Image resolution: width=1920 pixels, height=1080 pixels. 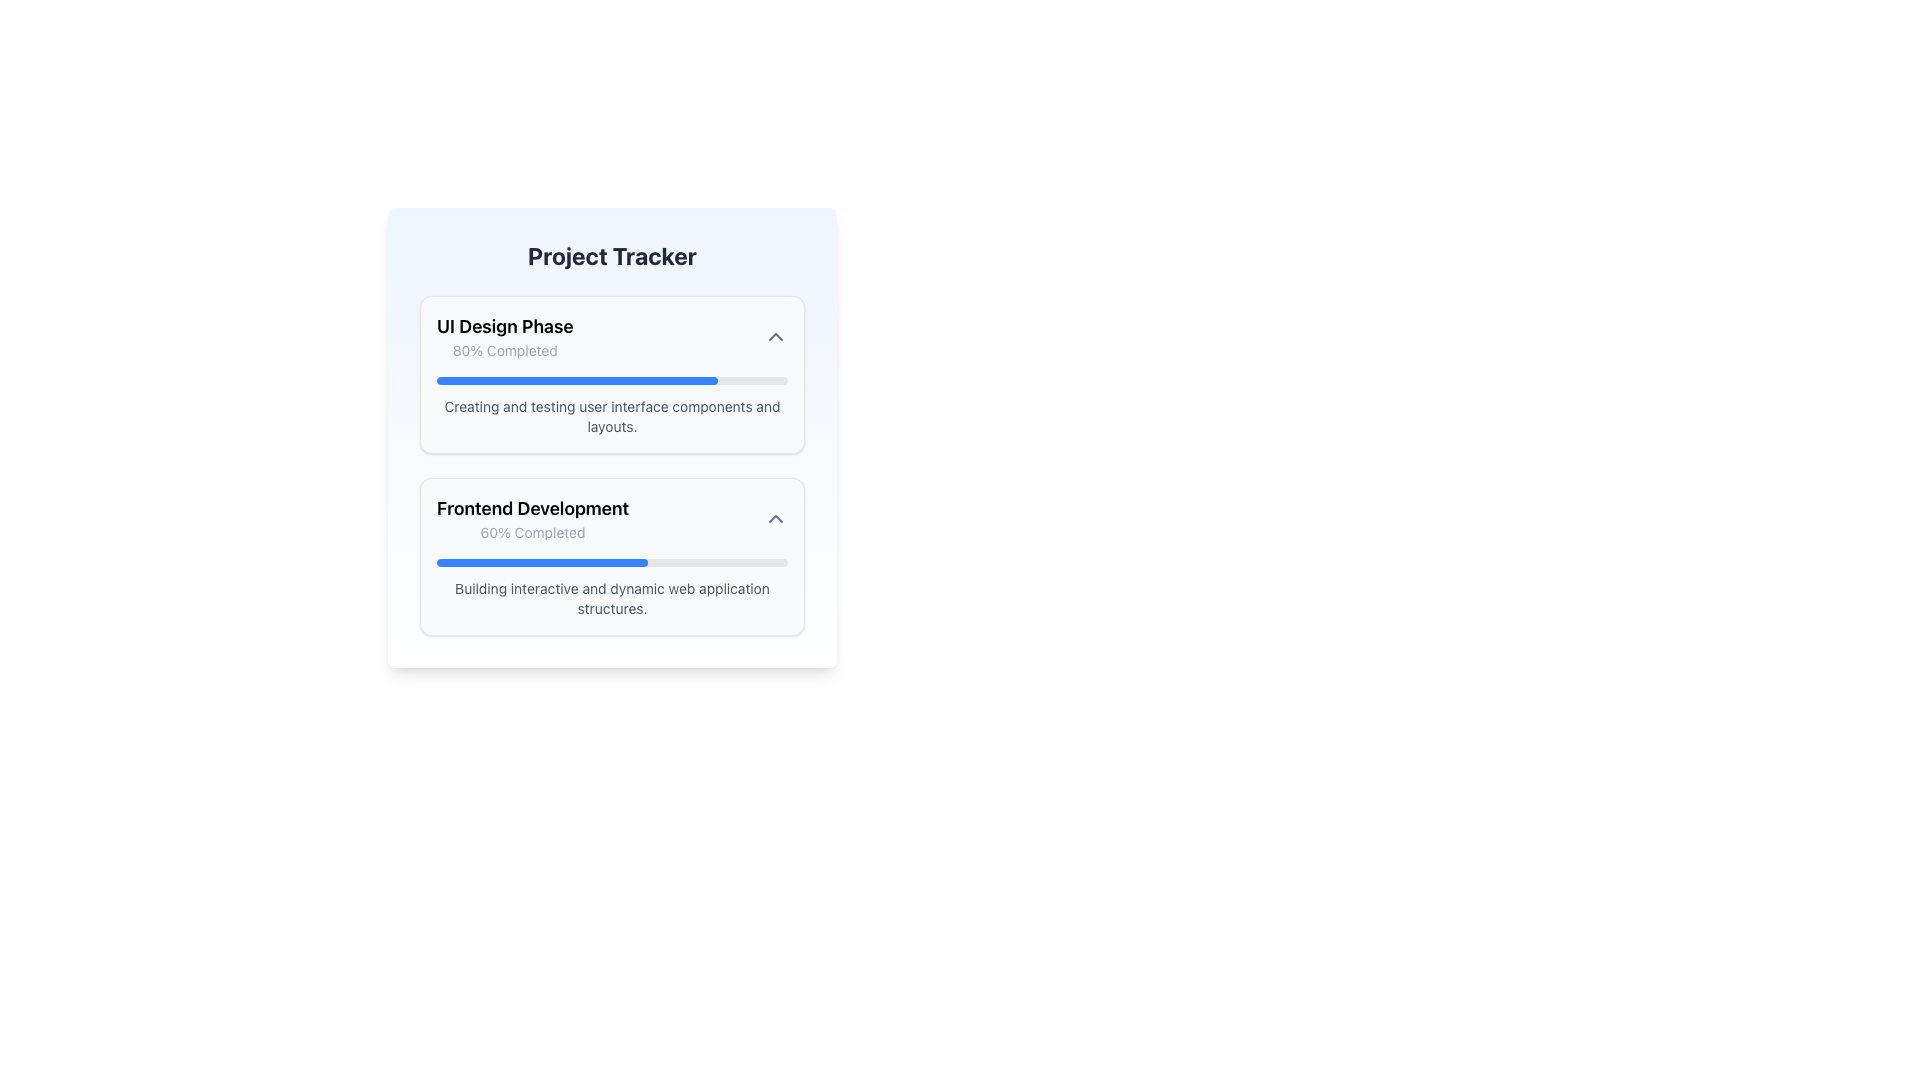 What do you see at coordinates (505, 335) in the screenshot?
I see `progress indicator text display located in the upper card of the project tracker interface, positioned near the left side above the progress bar` at bounding box center [505, 335].